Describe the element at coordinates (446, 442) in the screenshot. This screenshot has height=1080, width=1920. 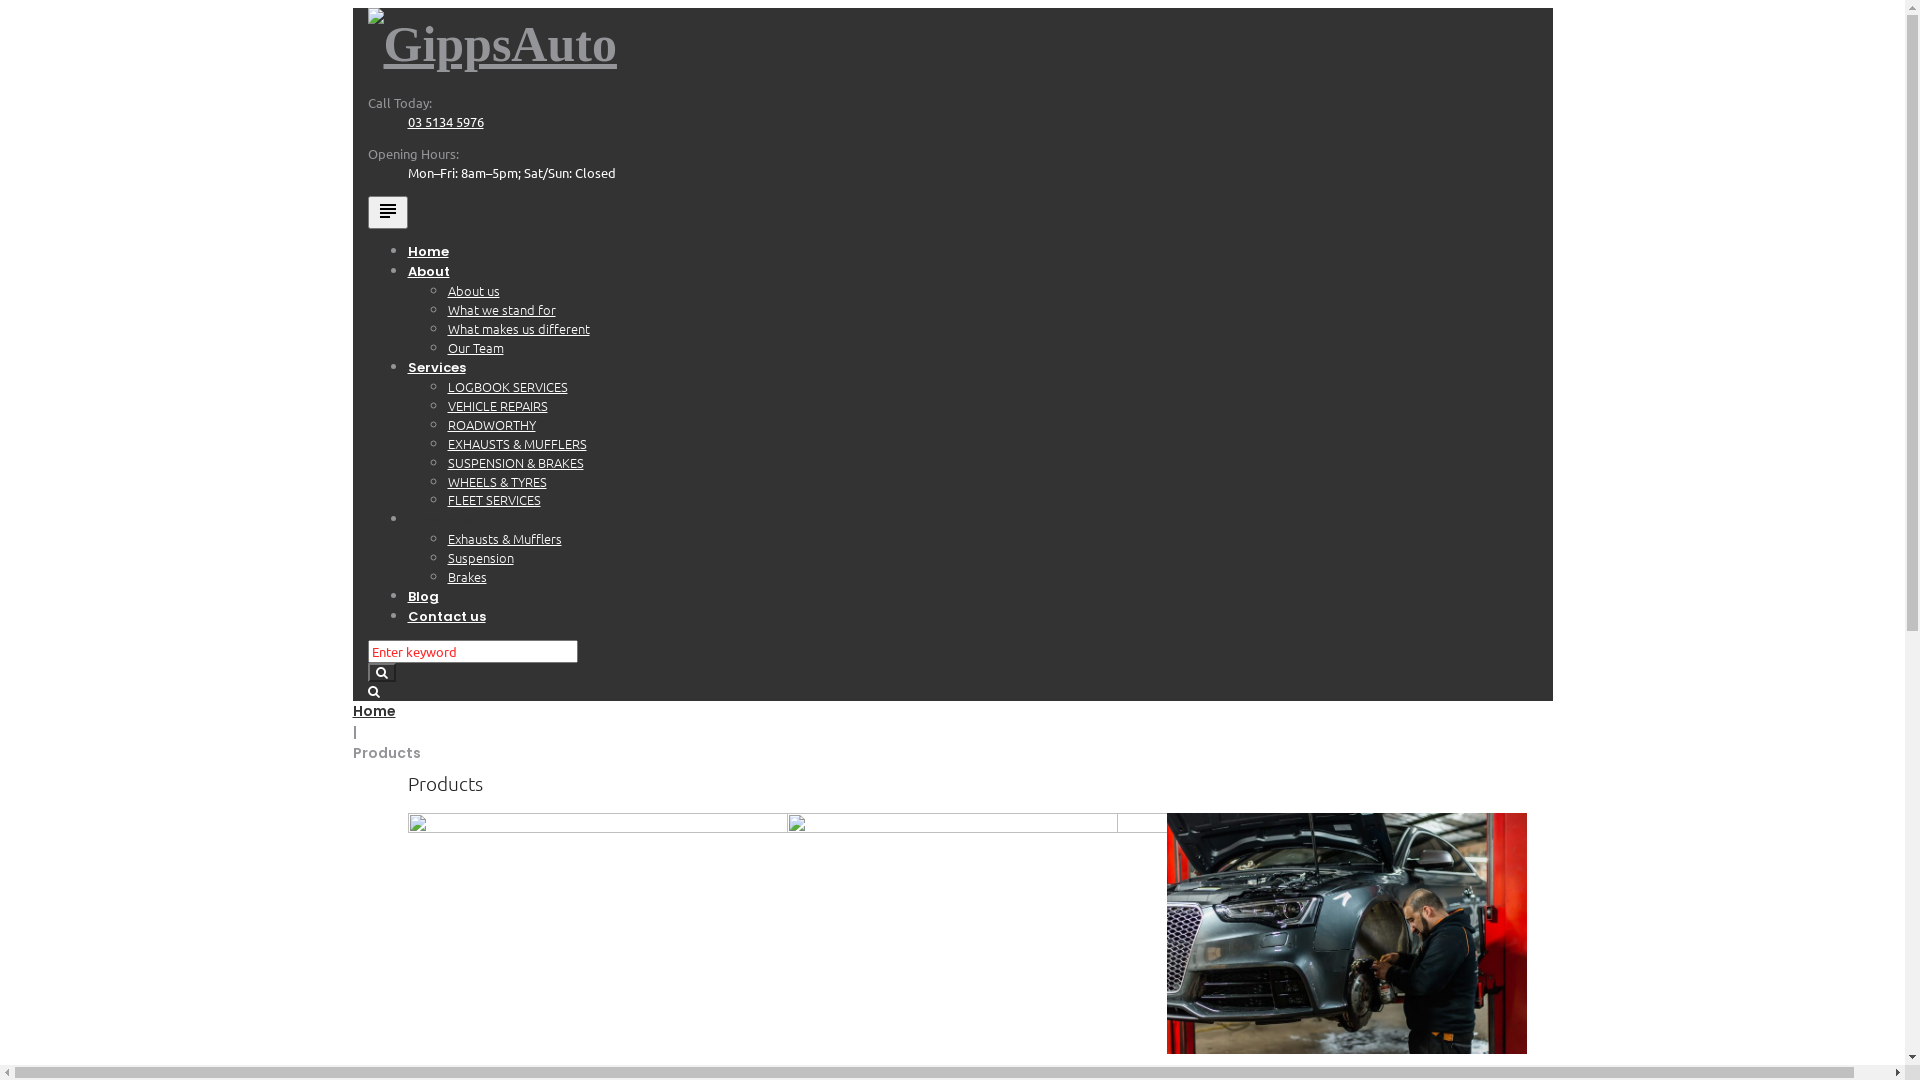
I see `'EXHAUSTS & MUFFLERS'` at that location.